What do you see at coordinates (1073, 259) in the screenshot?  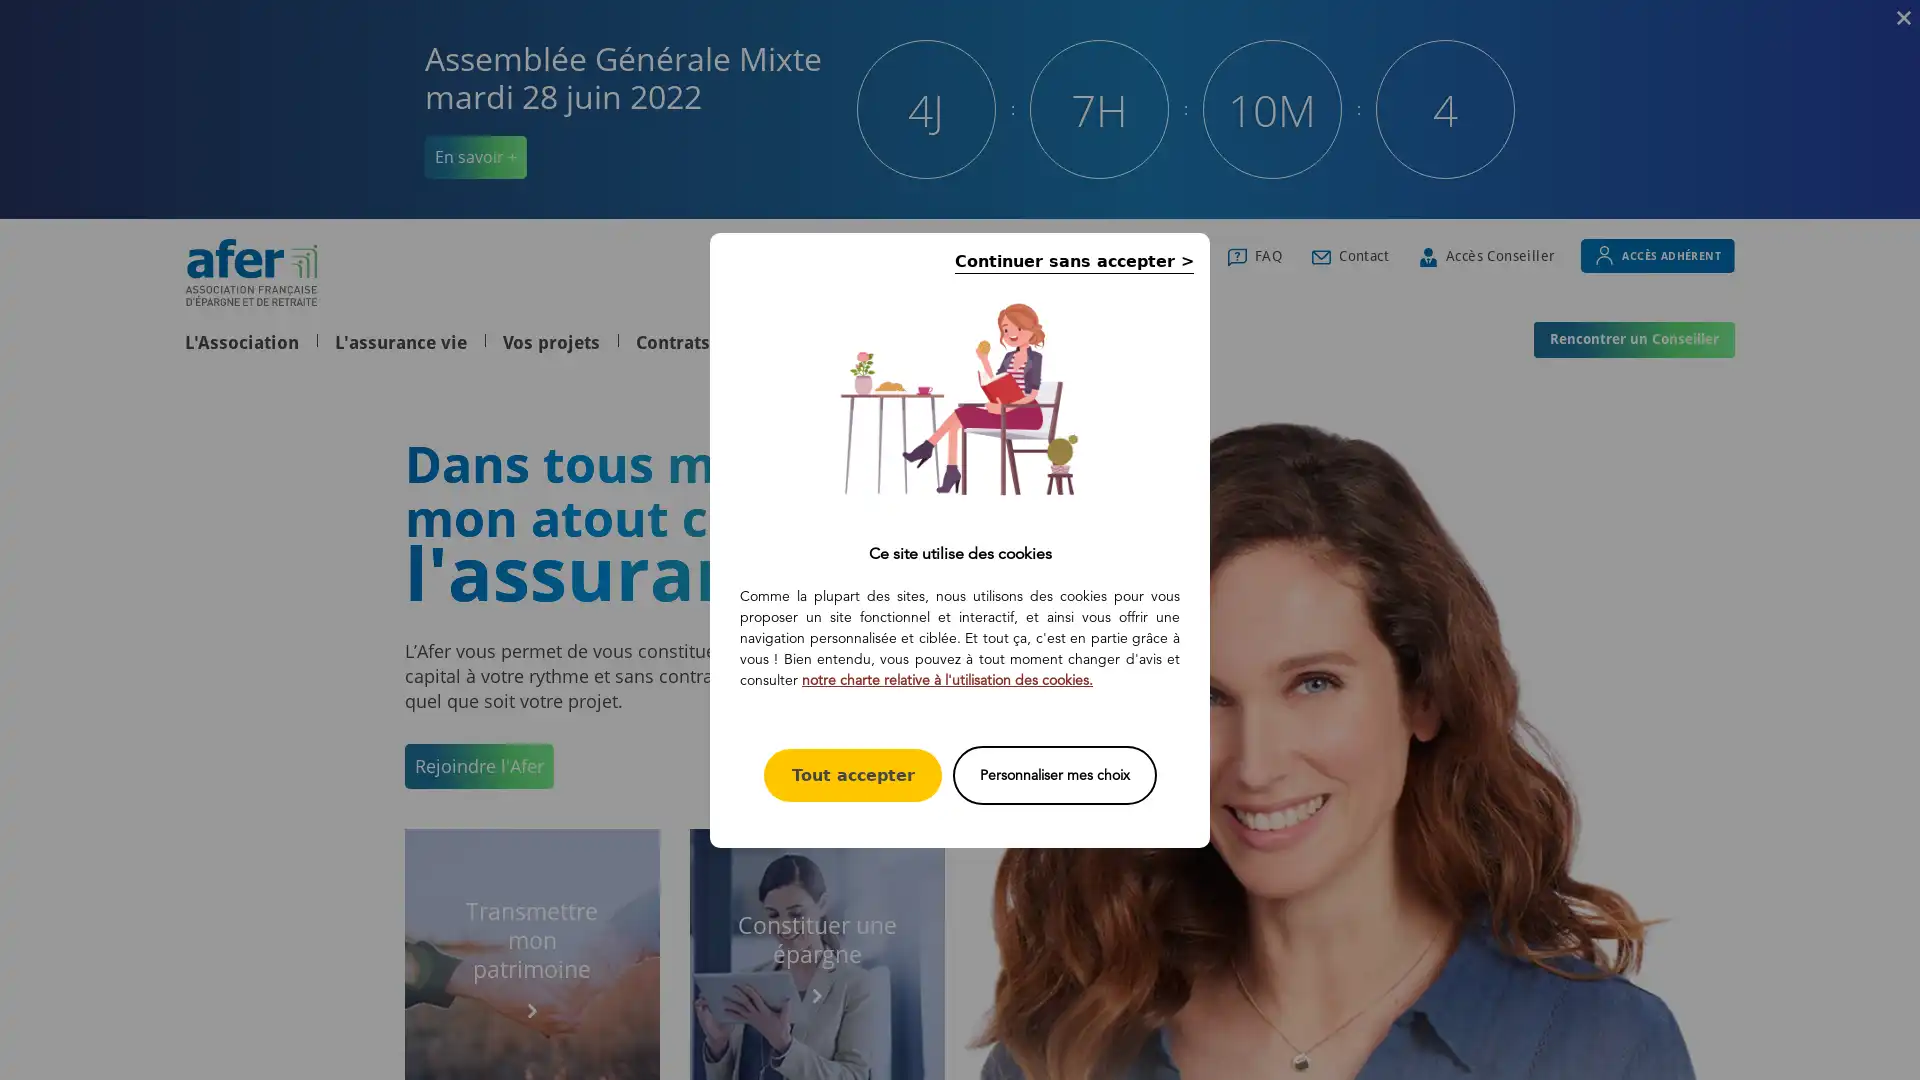 I see `Continuer sans accepter >` at bounding box center [1073, 259].